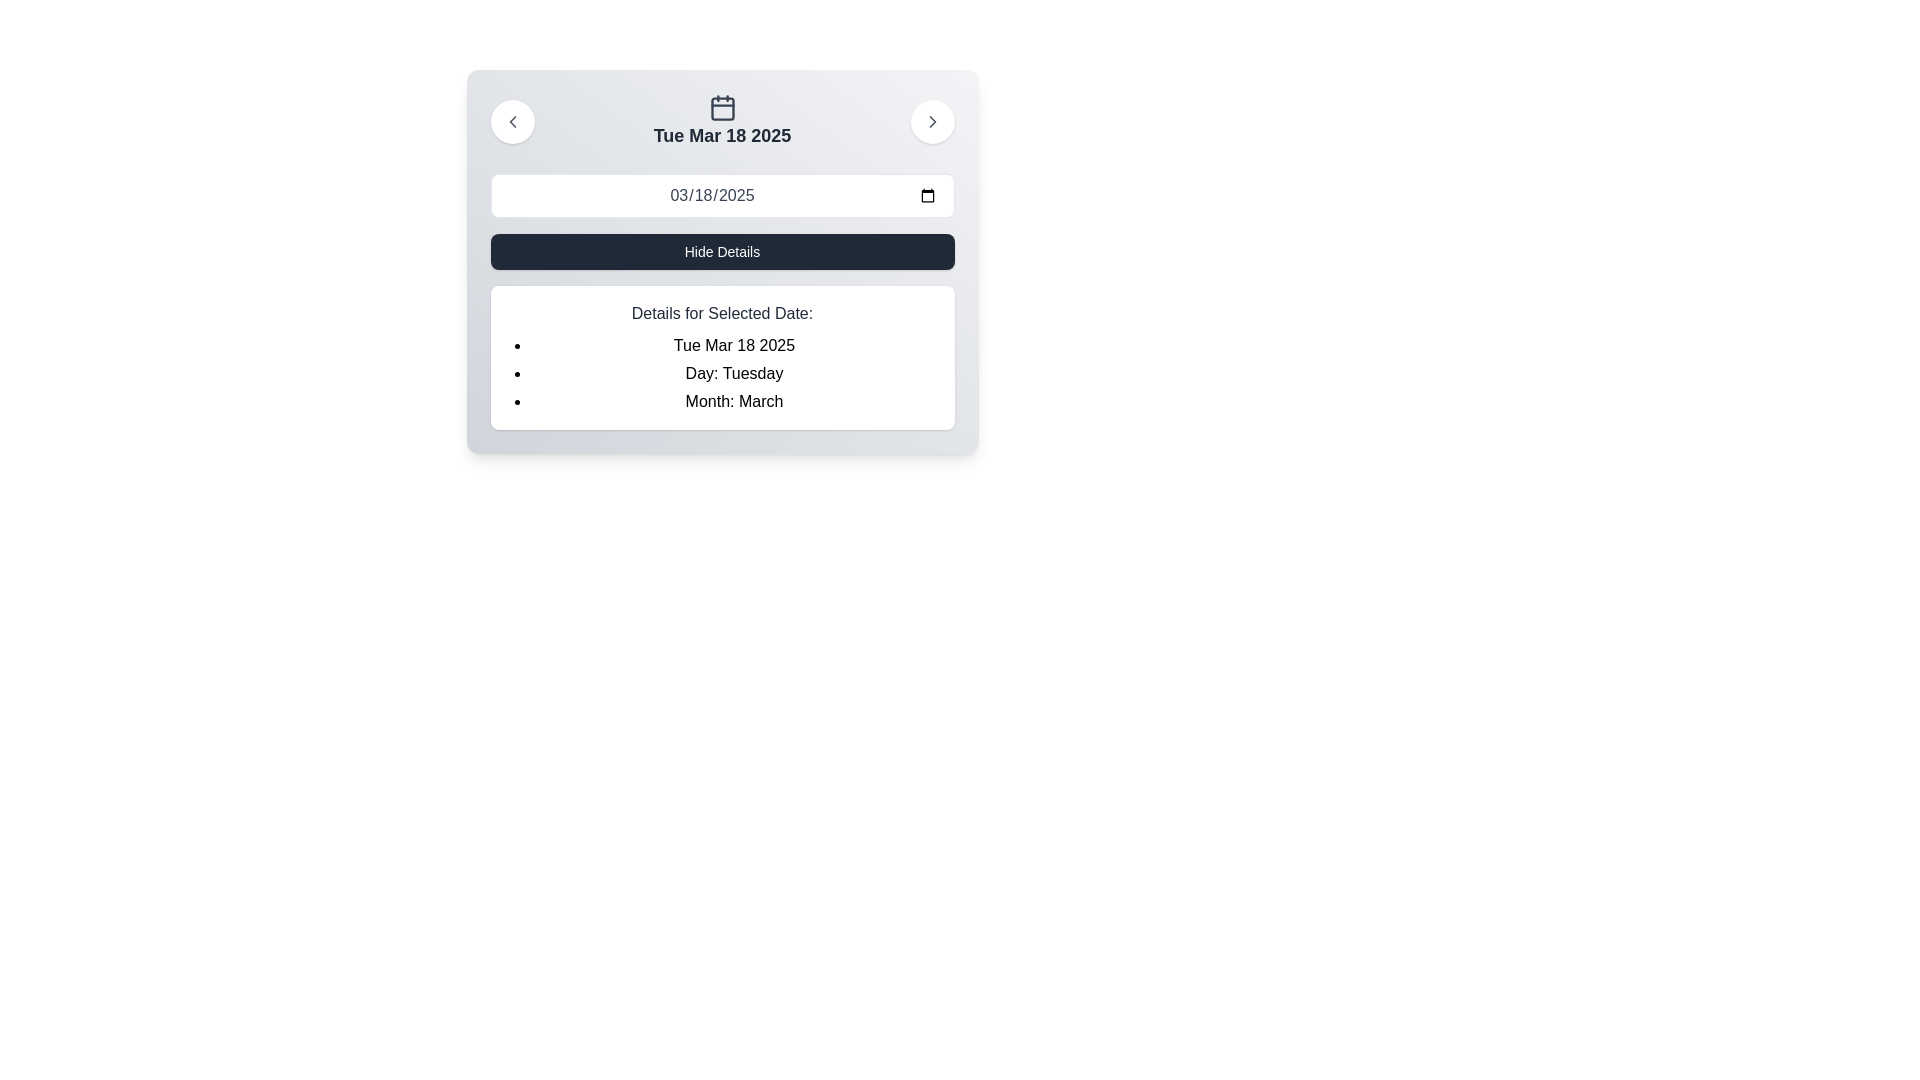  I want to click on the leftward-pointing chevron-shaped icon located in the top-left section of the user interface beside the title 'Tue Mar 18 2025', so click(512, 122).